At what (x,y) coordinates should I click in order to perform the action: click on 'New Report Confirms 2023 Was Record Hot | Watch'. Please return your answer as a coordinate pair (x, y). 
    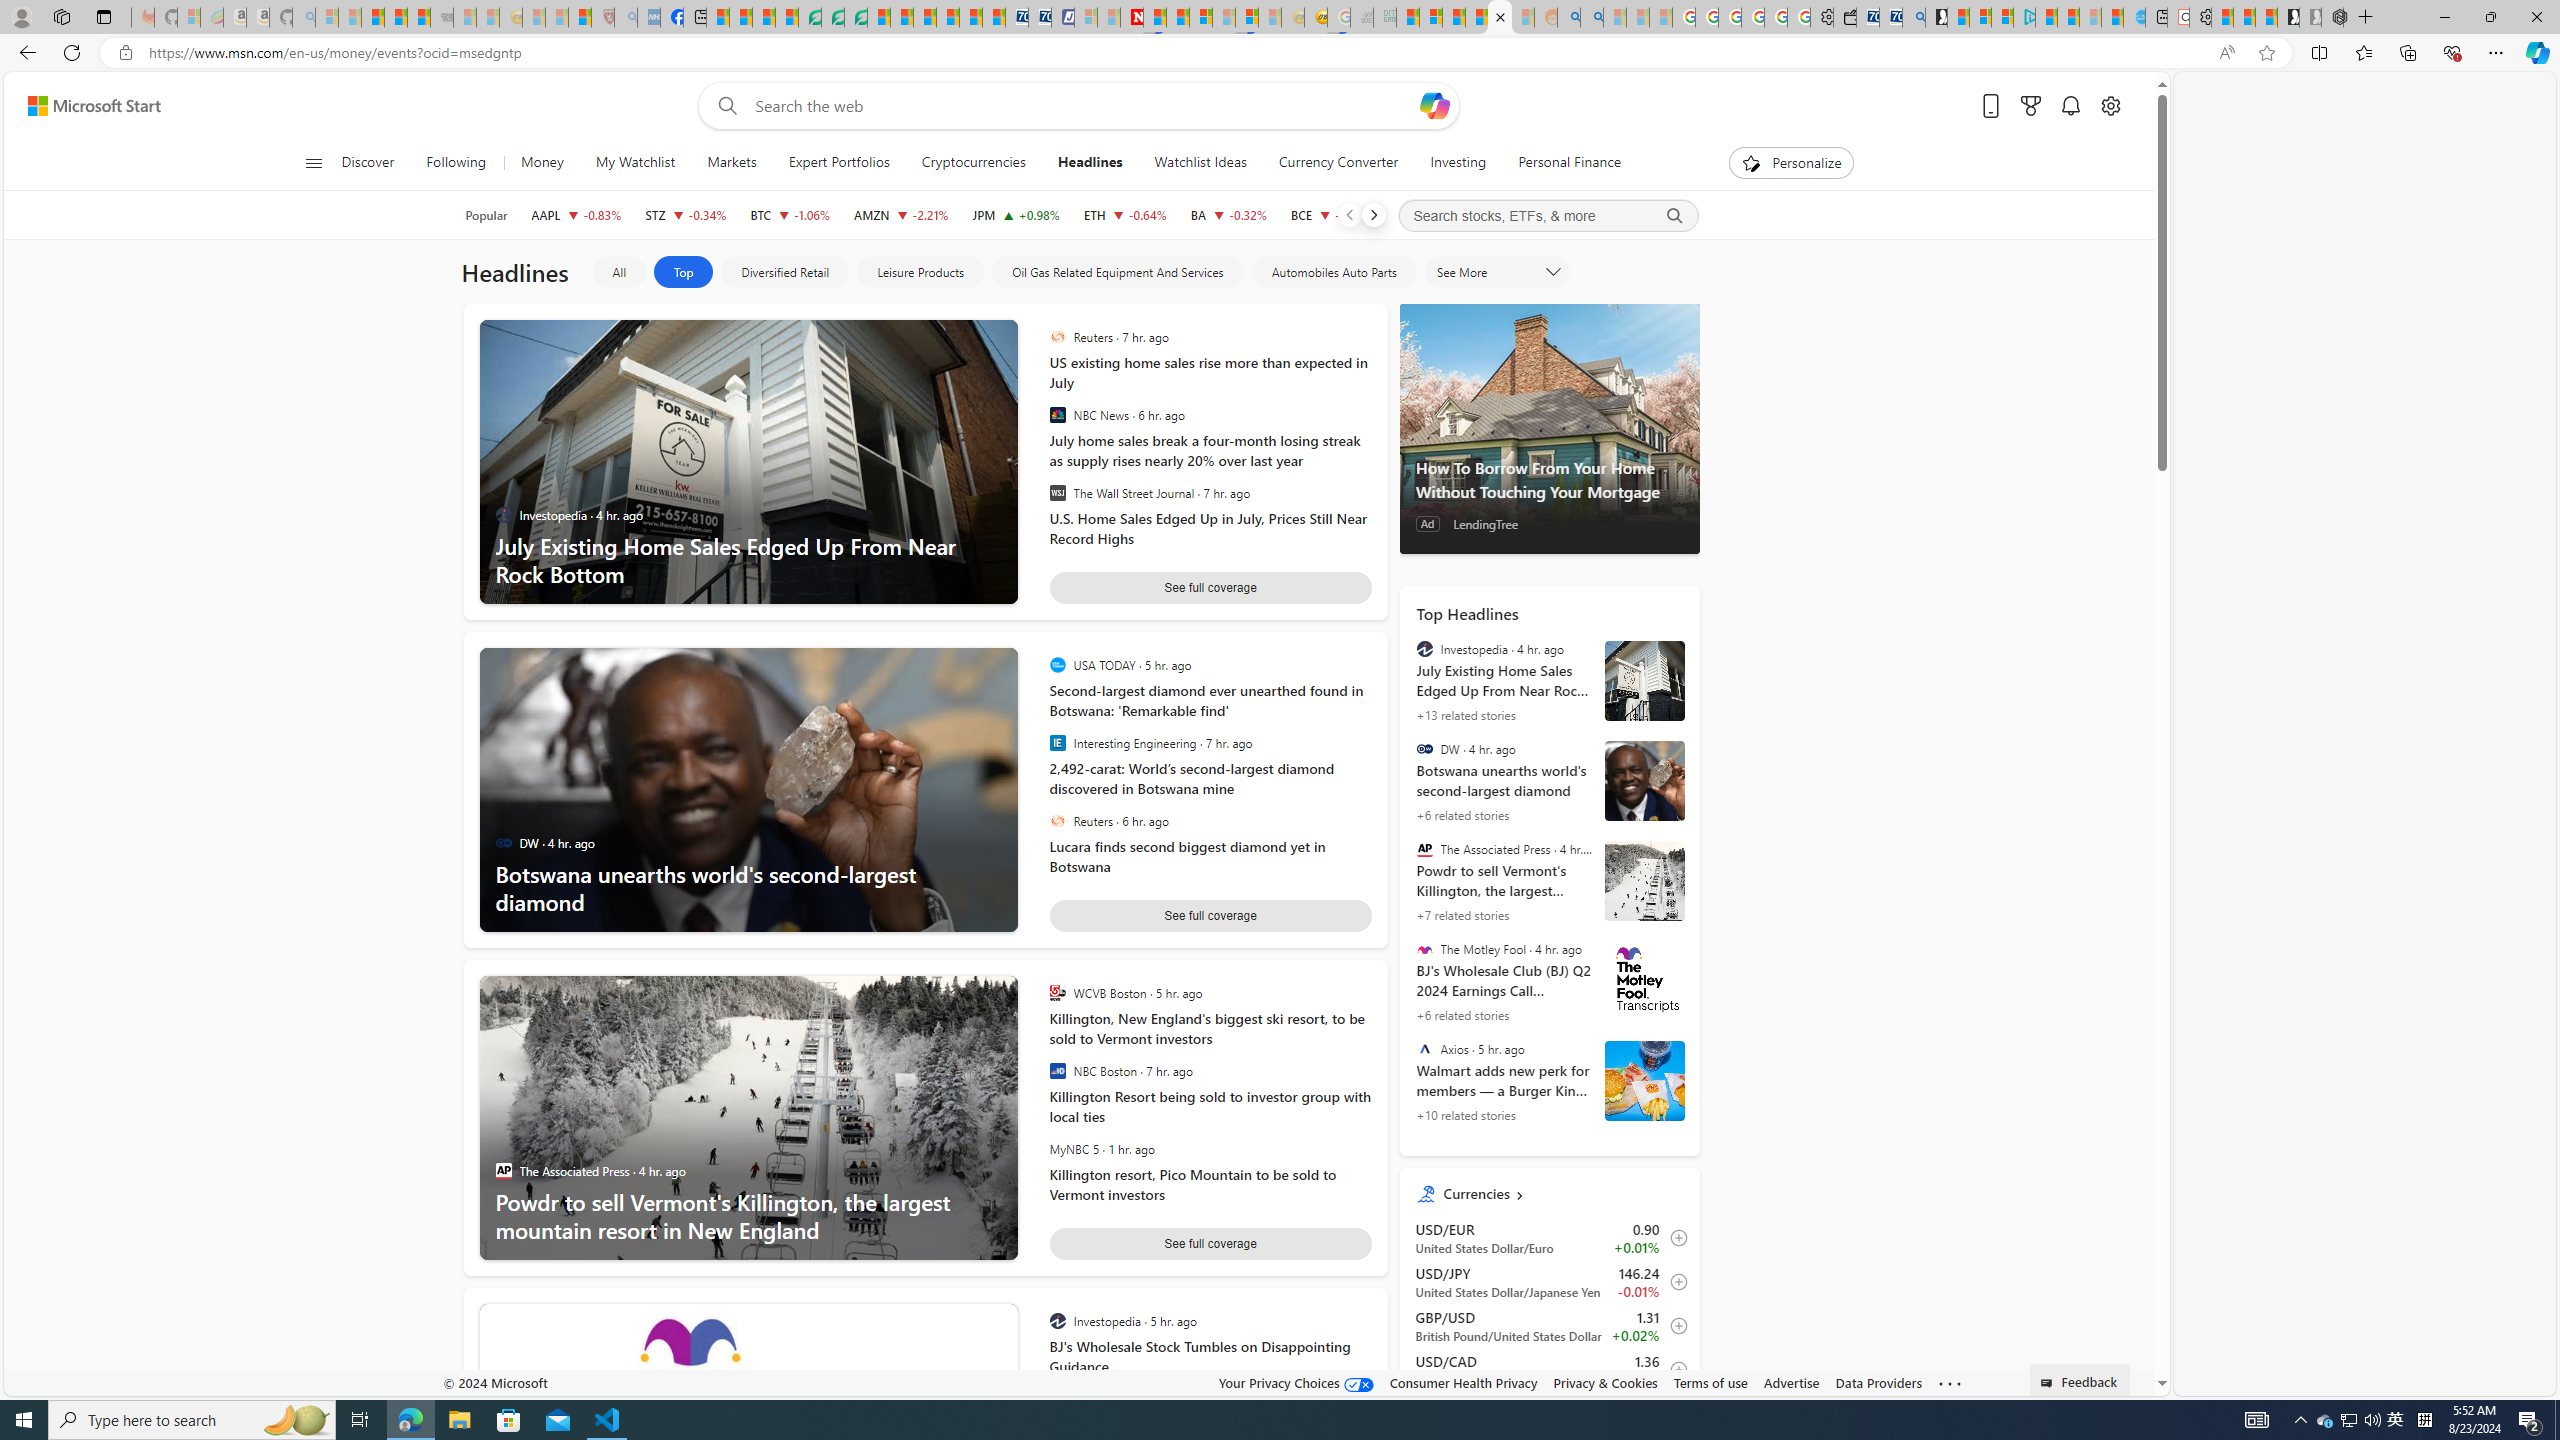
    Looking at the image, I should click on (417, 16).